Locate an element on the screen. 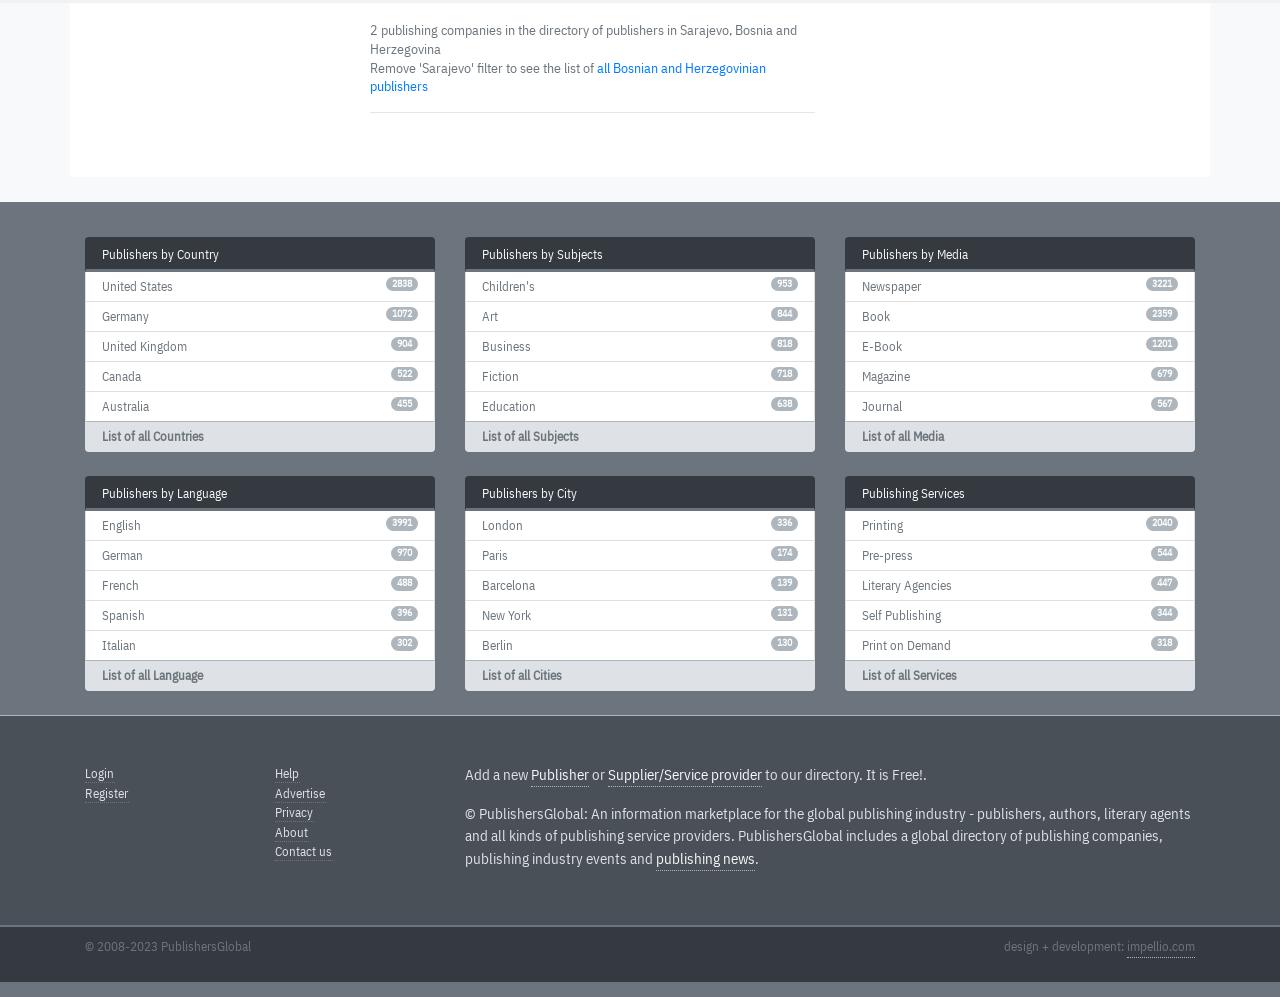  'Business' is located at coordinates (505, 344).